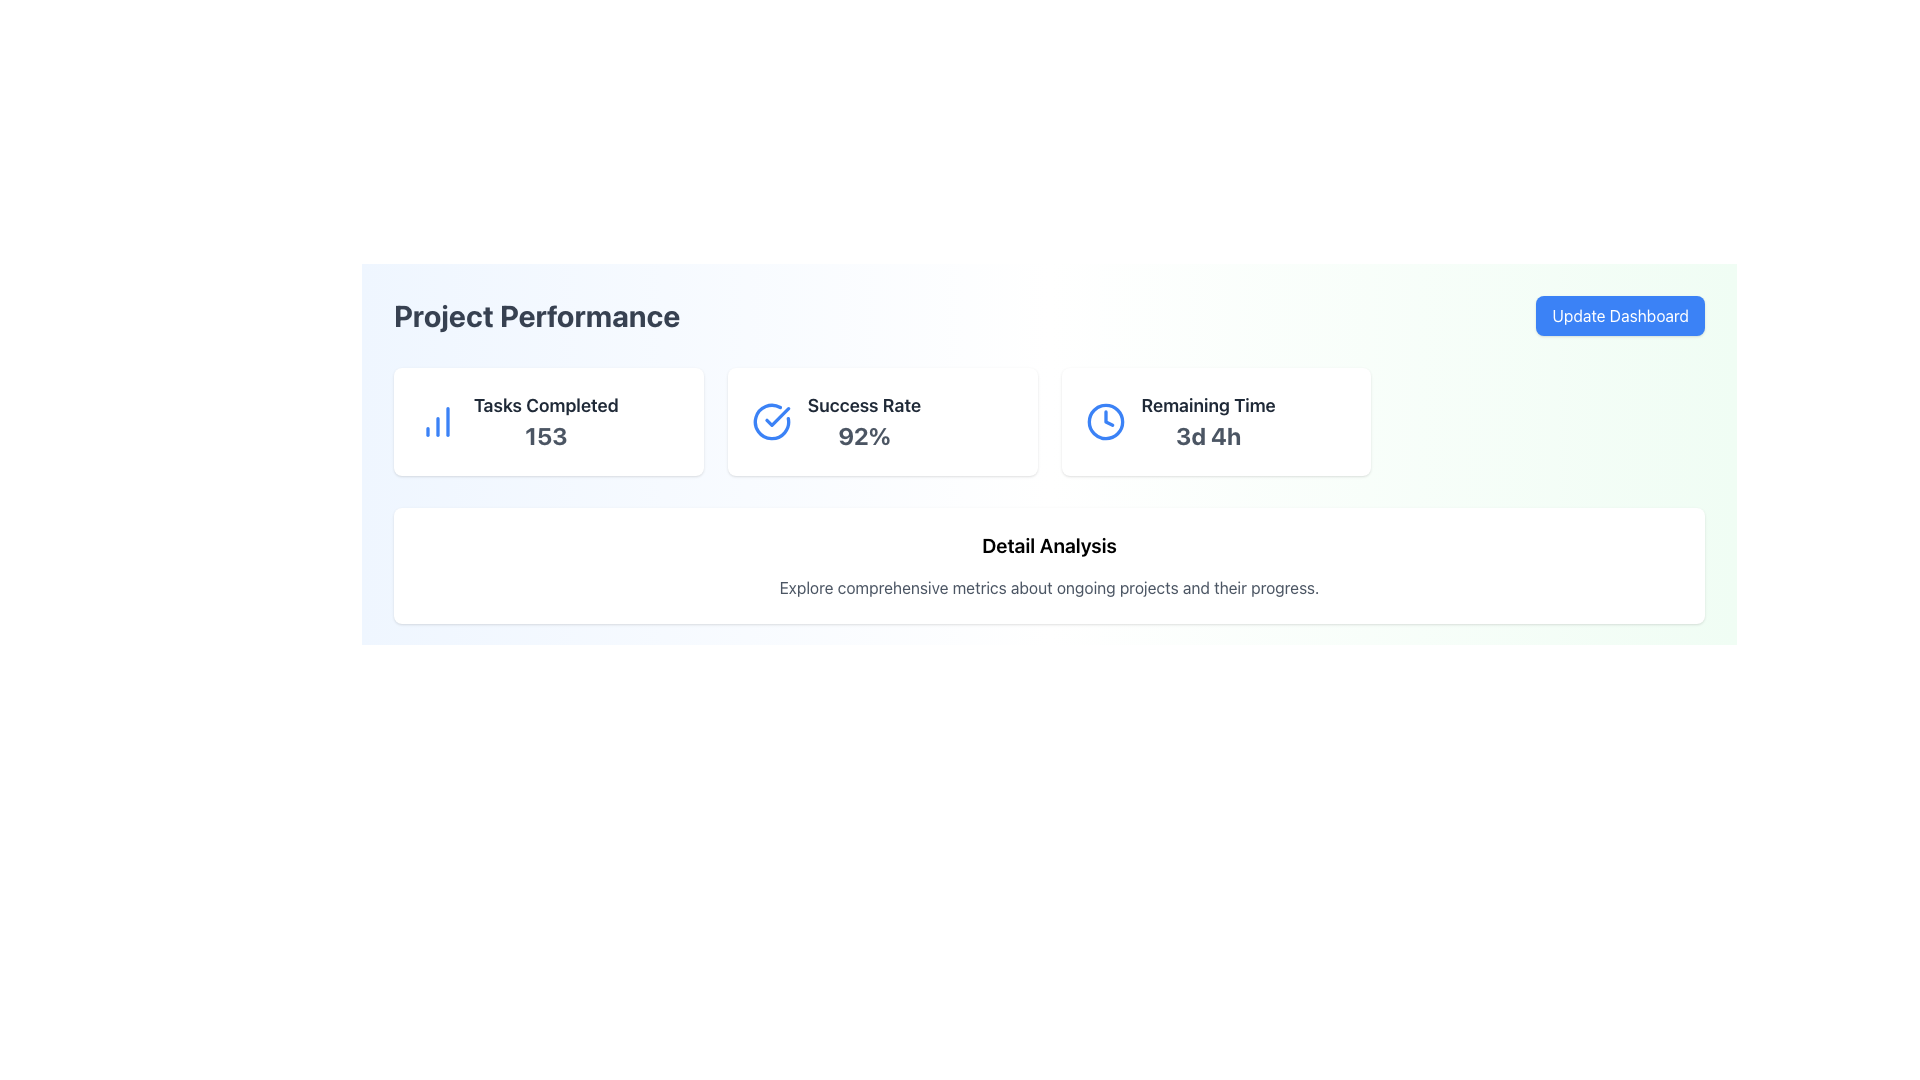 The image size is (1920, 1080). I want to click on displayed time information from the Informational Card that shows 'Remaining Time' in bold and '3d 4h' in a larger font below it, located in the top-right portion of the grid, so click(1215, 420).